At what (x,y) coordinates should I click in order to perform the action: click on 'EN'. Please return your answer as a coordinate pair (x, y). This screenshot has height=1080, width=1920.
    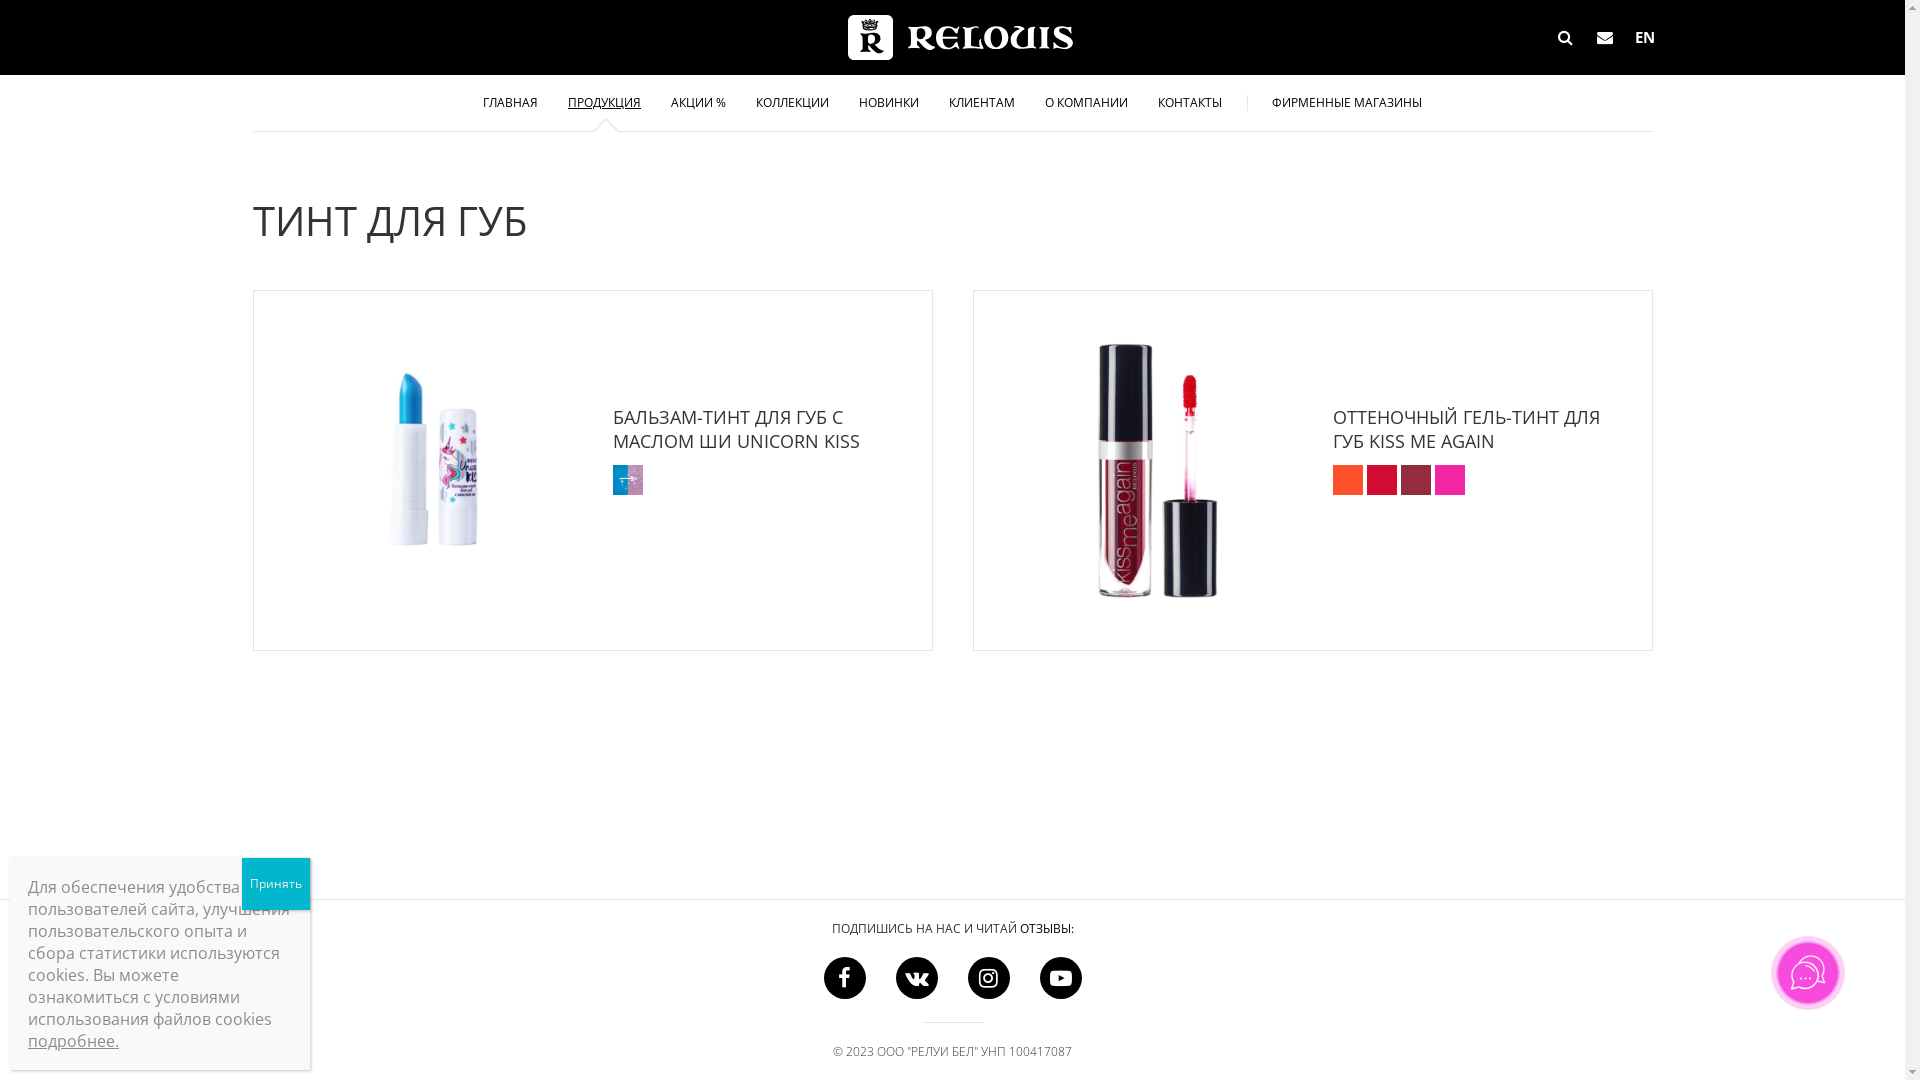
    Looking at the image, I should click on (1645, 37).